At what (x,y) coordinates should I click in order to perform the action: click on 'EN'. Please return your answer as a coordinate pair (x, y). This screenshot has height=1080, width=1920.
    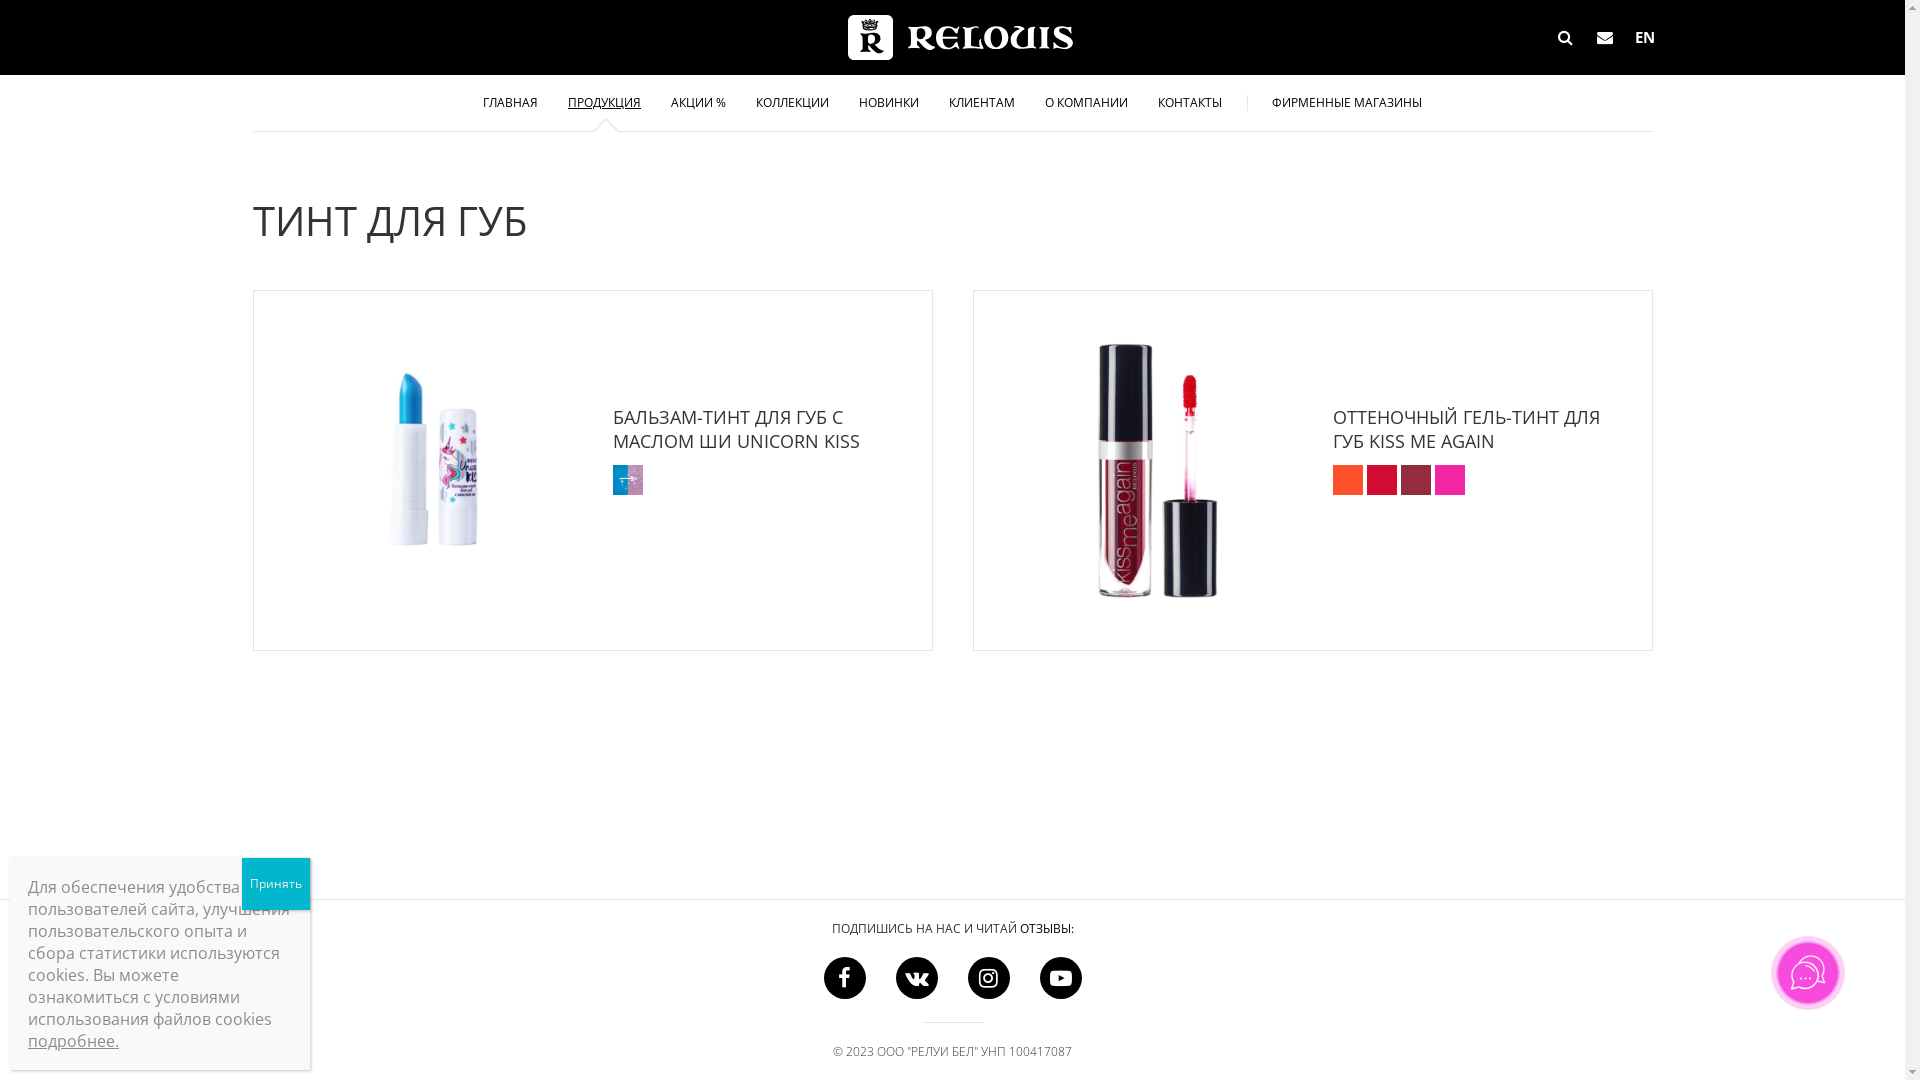
    Looking at the image, I should click on (1645, 37).